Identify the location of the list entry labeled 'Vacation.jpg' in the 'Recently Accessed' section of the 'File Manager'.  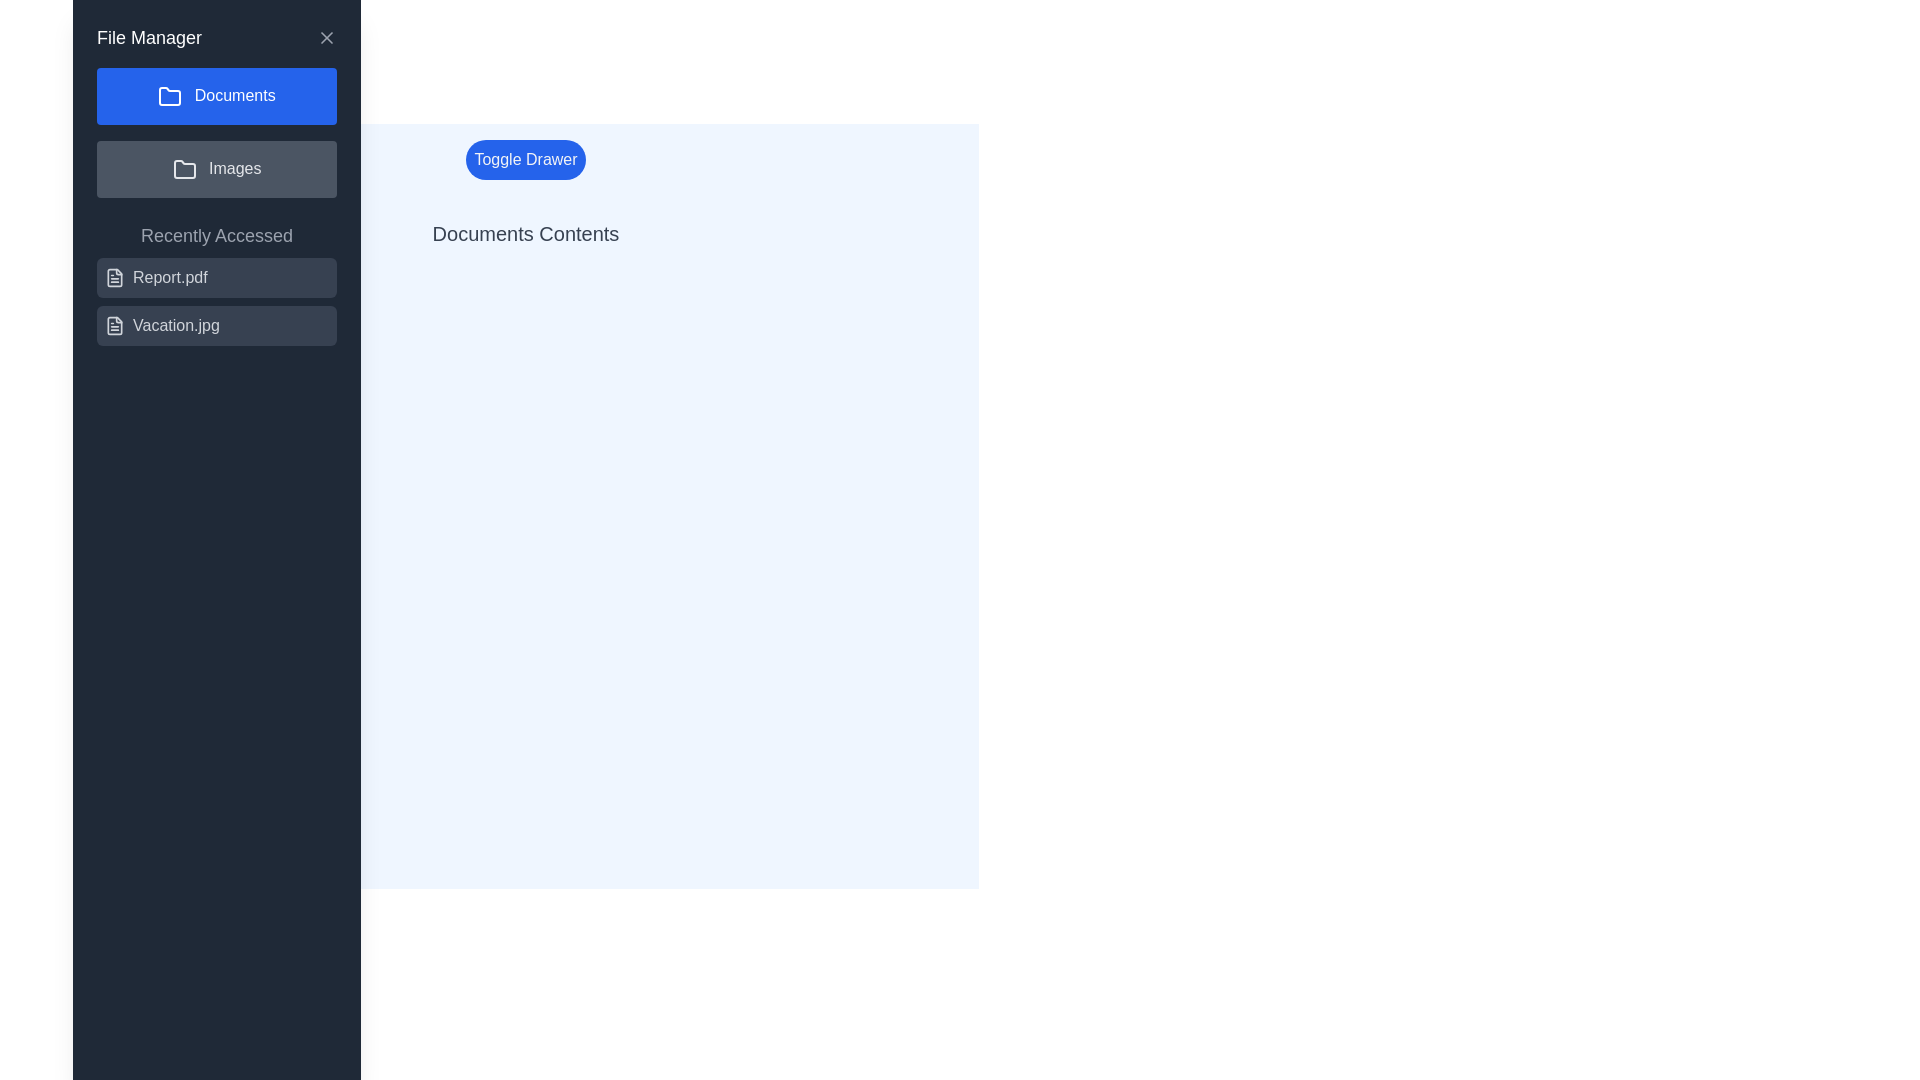
(216, 323).